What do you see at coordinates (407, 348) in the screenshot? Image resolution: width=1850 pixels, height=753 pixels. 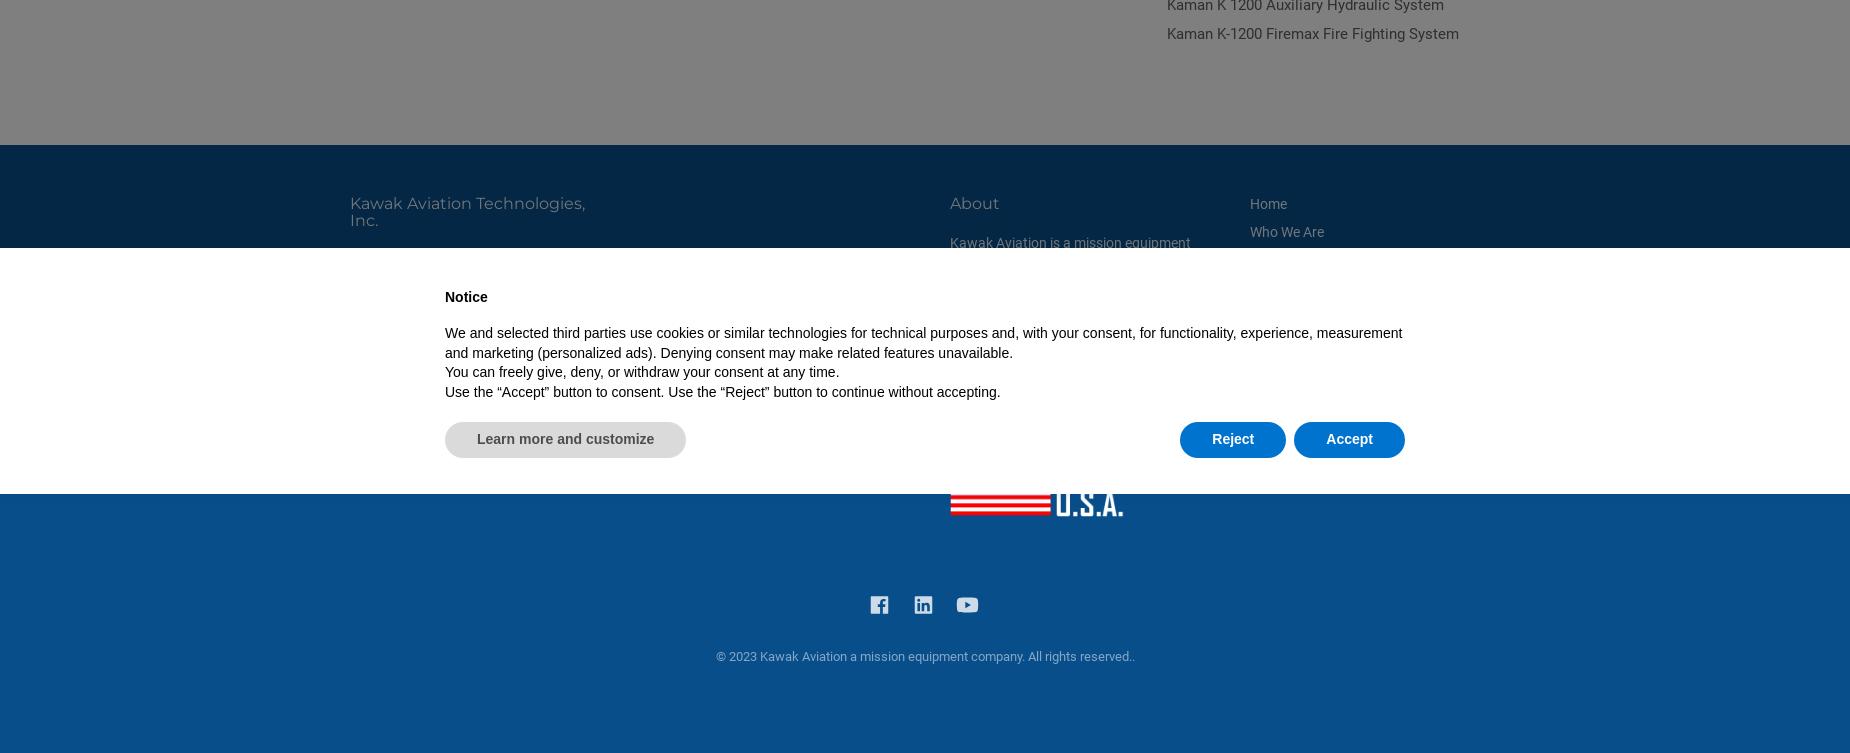 I see `'Fax:  541-617-9857'` at bounding box center [407, 348].